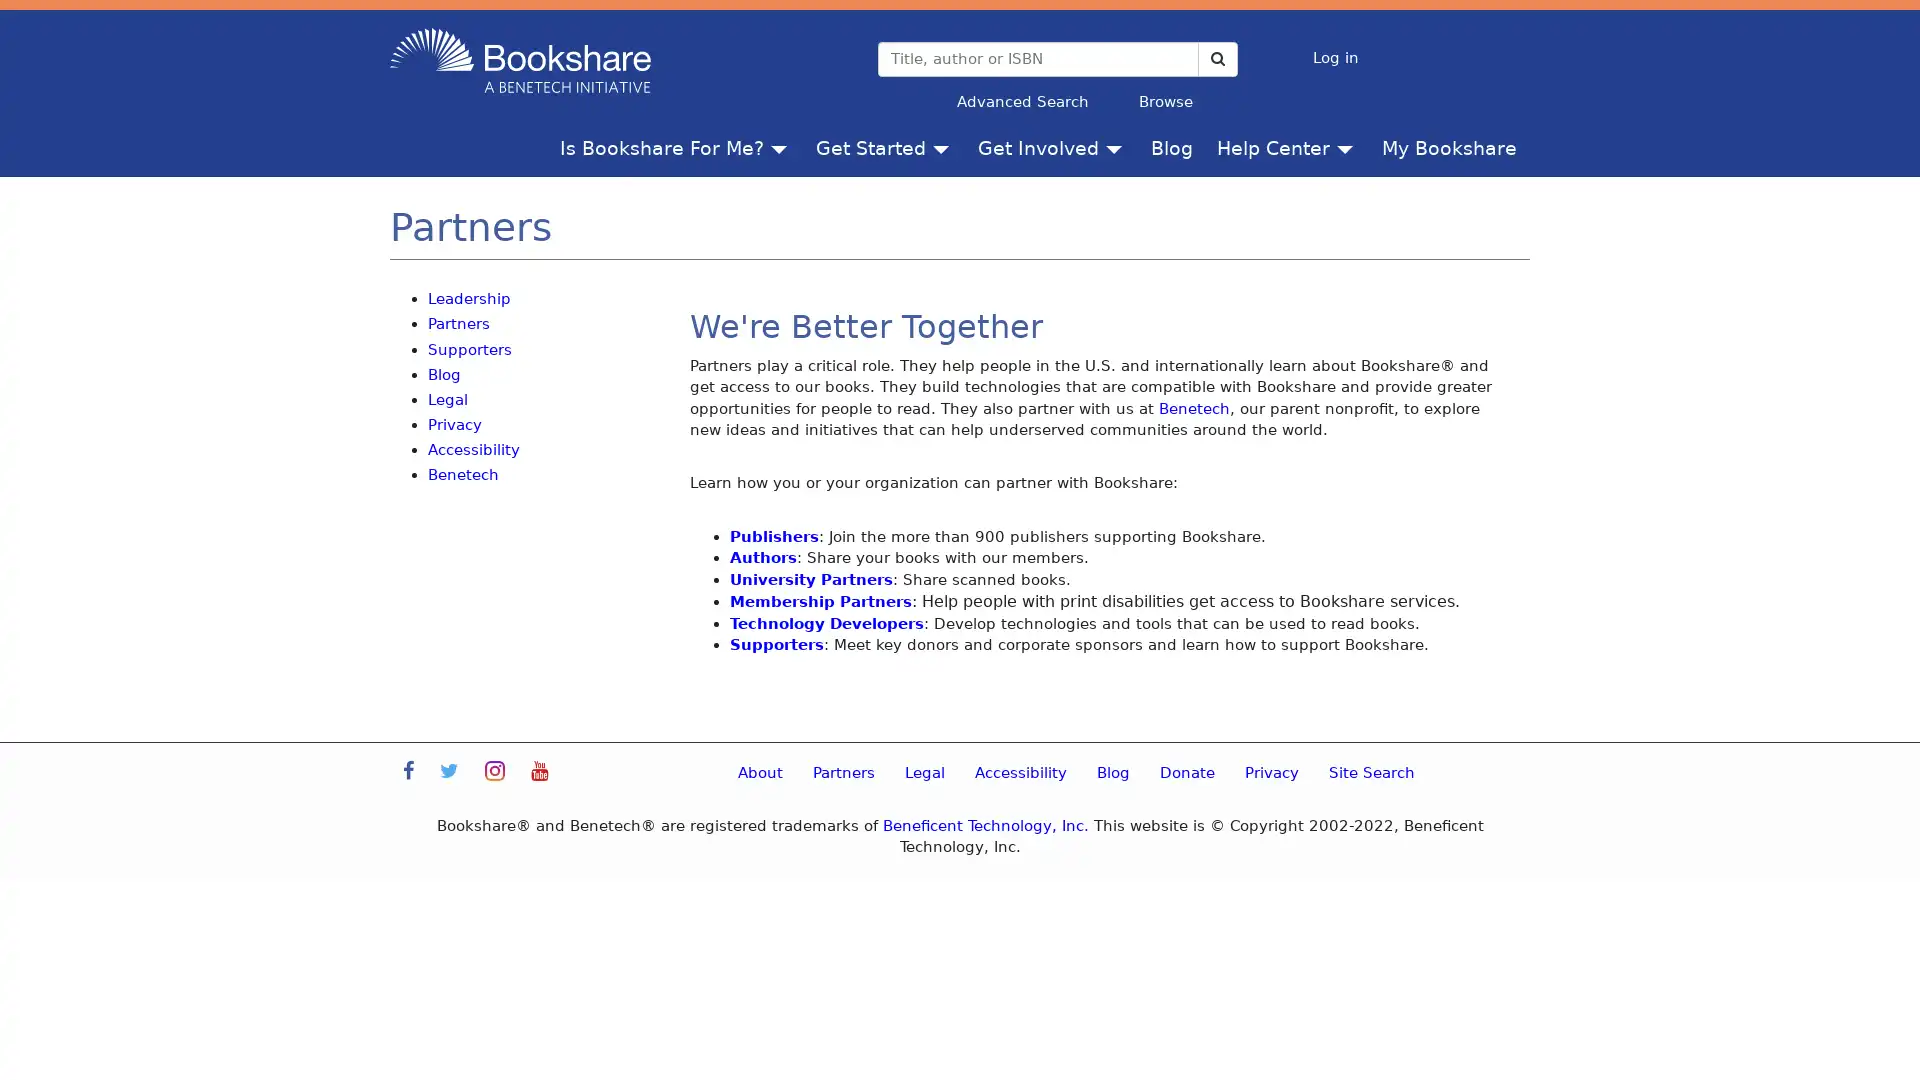 The width and height of the screenshot is (1920, 1080). What do you see at coordinates (944, 146) in the screenshot?
I see `Get Started menu` at bounding box center [944, 146].